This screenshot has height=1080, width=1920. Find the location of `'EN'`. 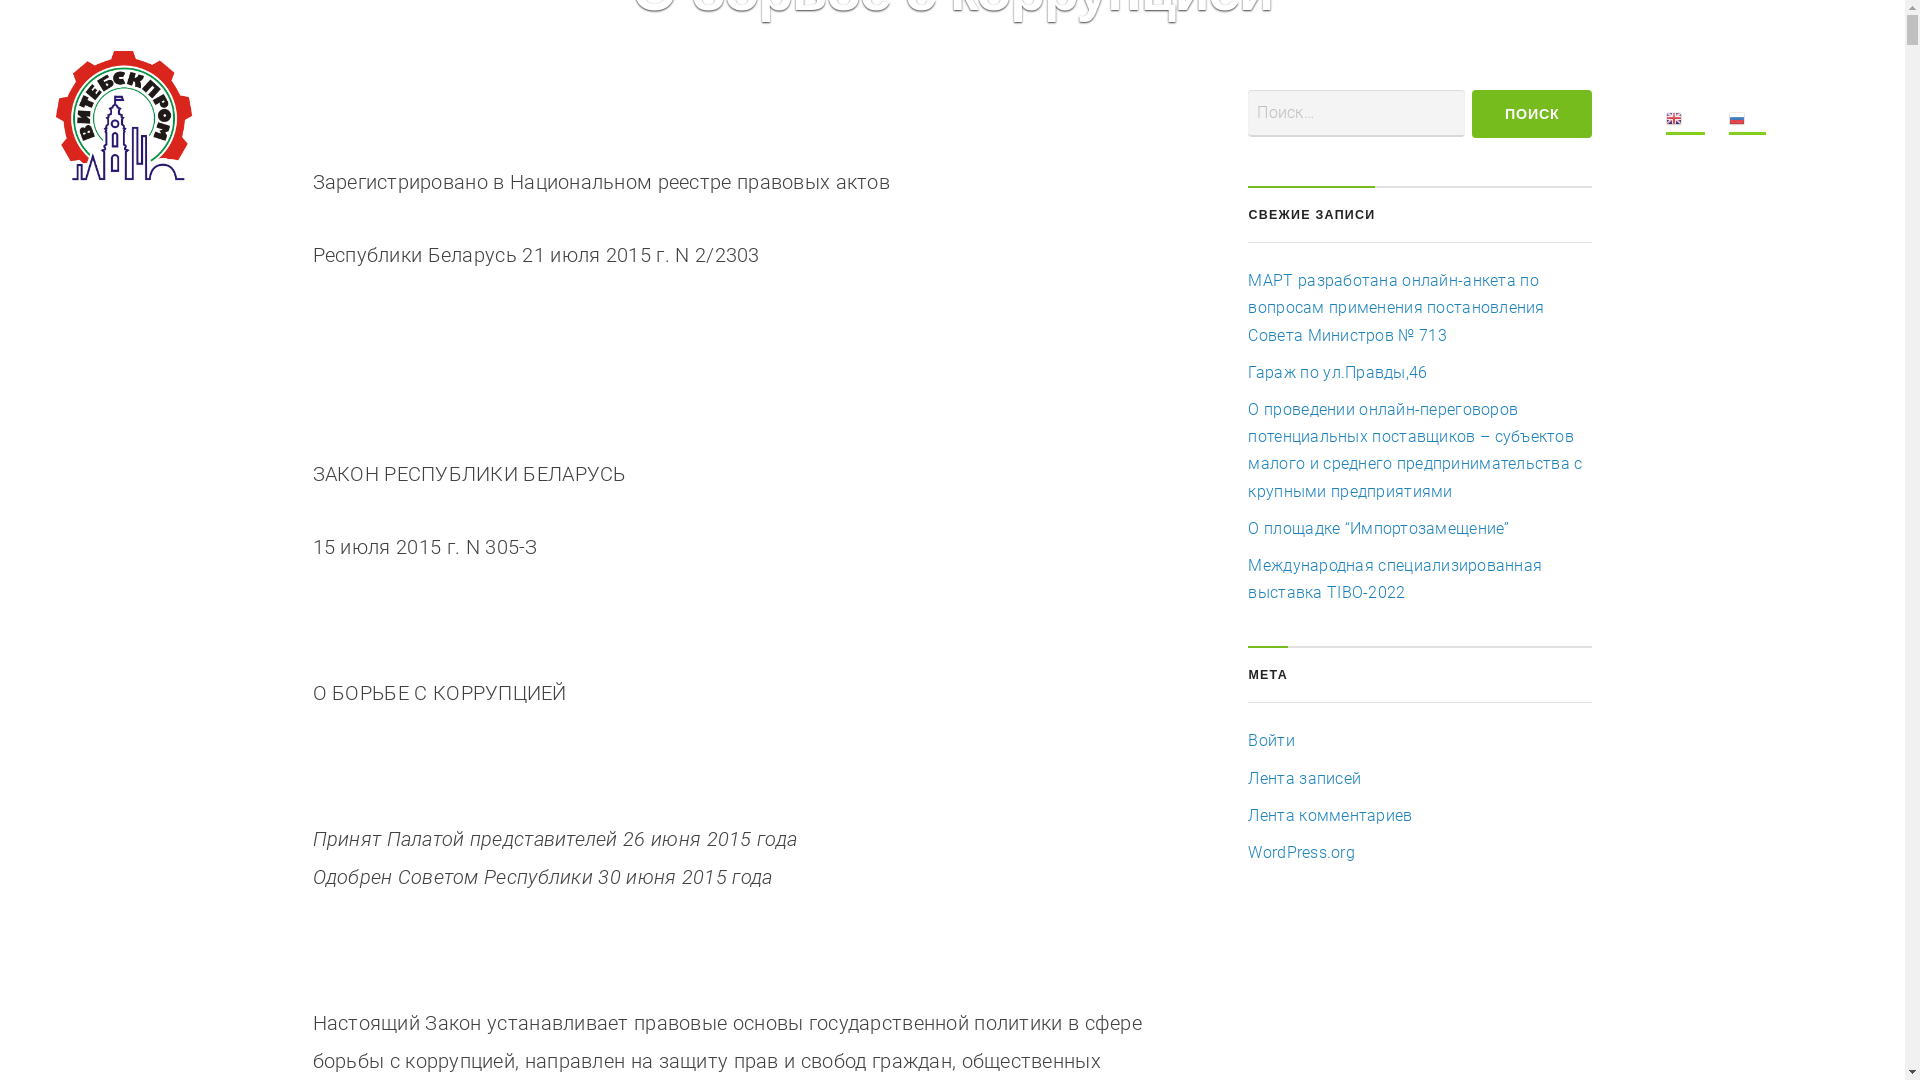

'EN' is located at coordinates (1684, 122).